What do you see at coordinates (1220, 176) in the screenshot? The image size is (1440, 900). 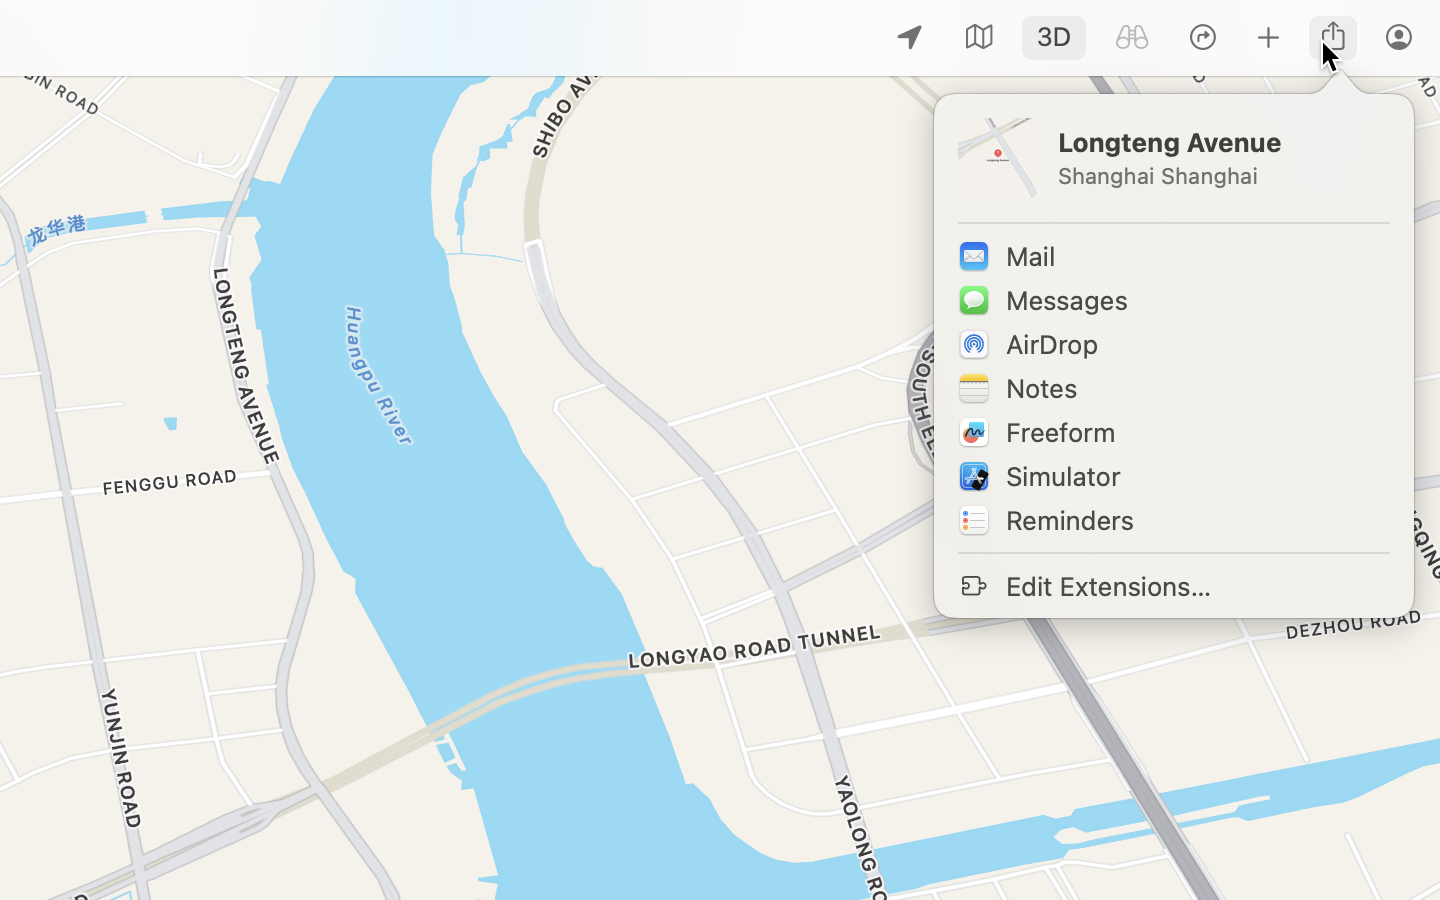 I see `'Shanghai Shanghai'` at bounding box center [1220, 176].